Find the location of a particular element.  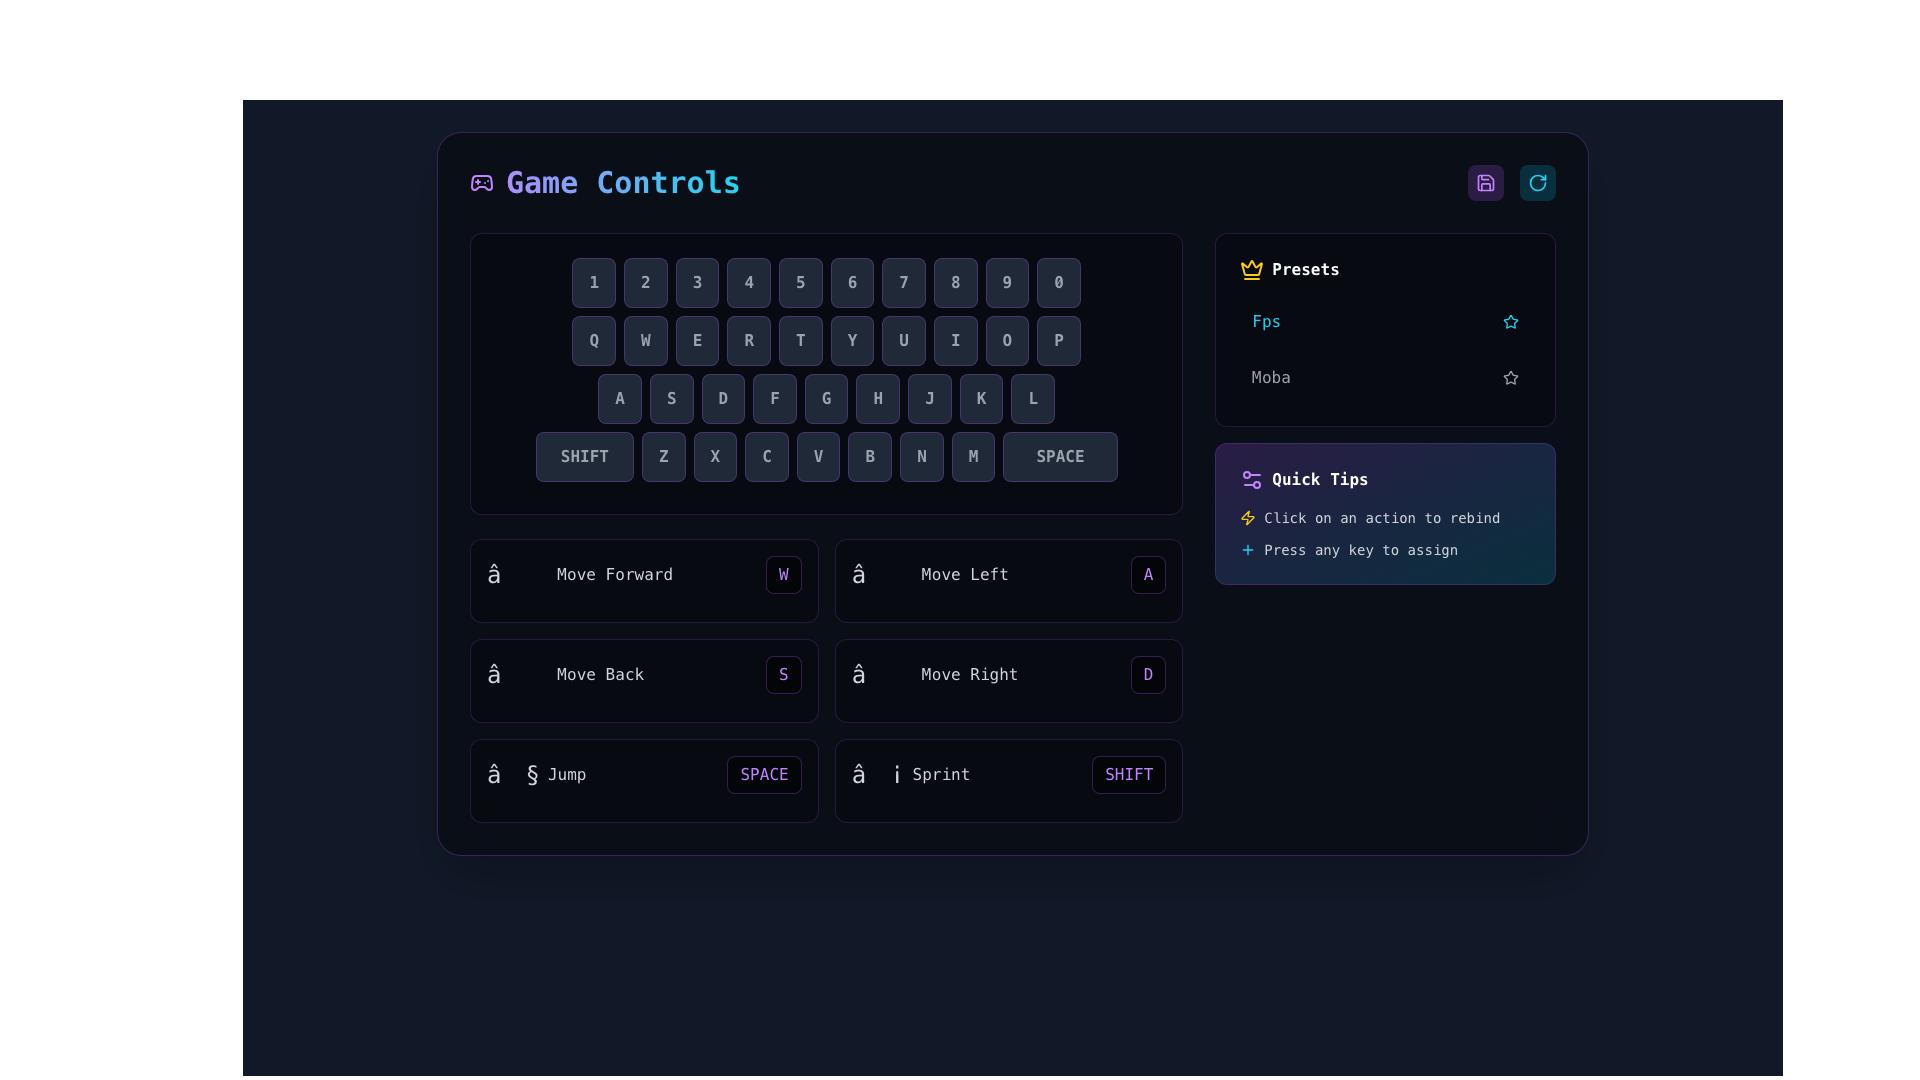

the rectangular button with a dark gray background and a bold gray 'X' centered on it, located between the 'Z' and 'C' buttons is located at coordinates (715, 456).